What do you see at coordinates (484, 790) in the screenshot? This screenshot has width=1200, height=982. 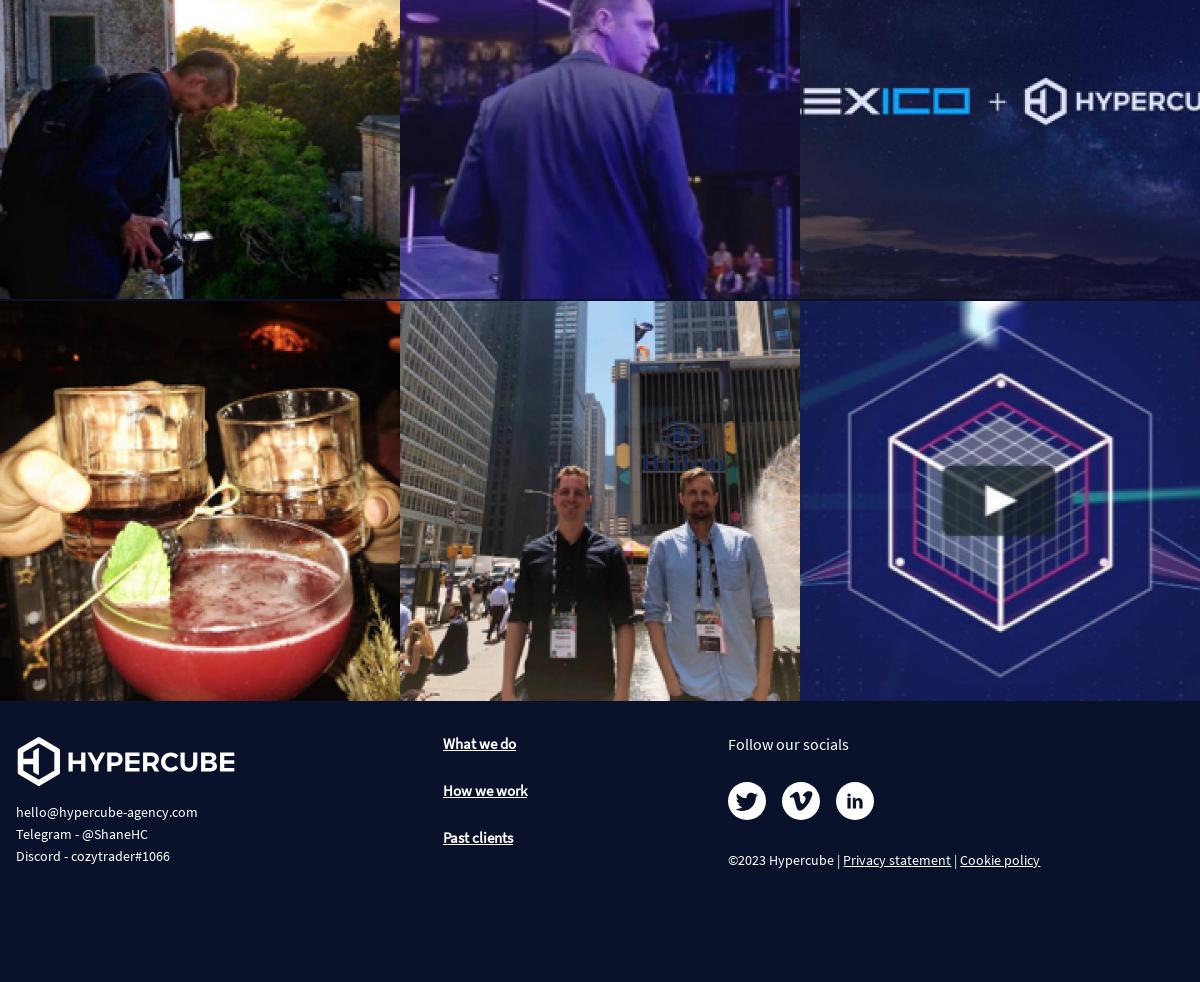 I see `'How we work'` at bounding box center [484, 790].